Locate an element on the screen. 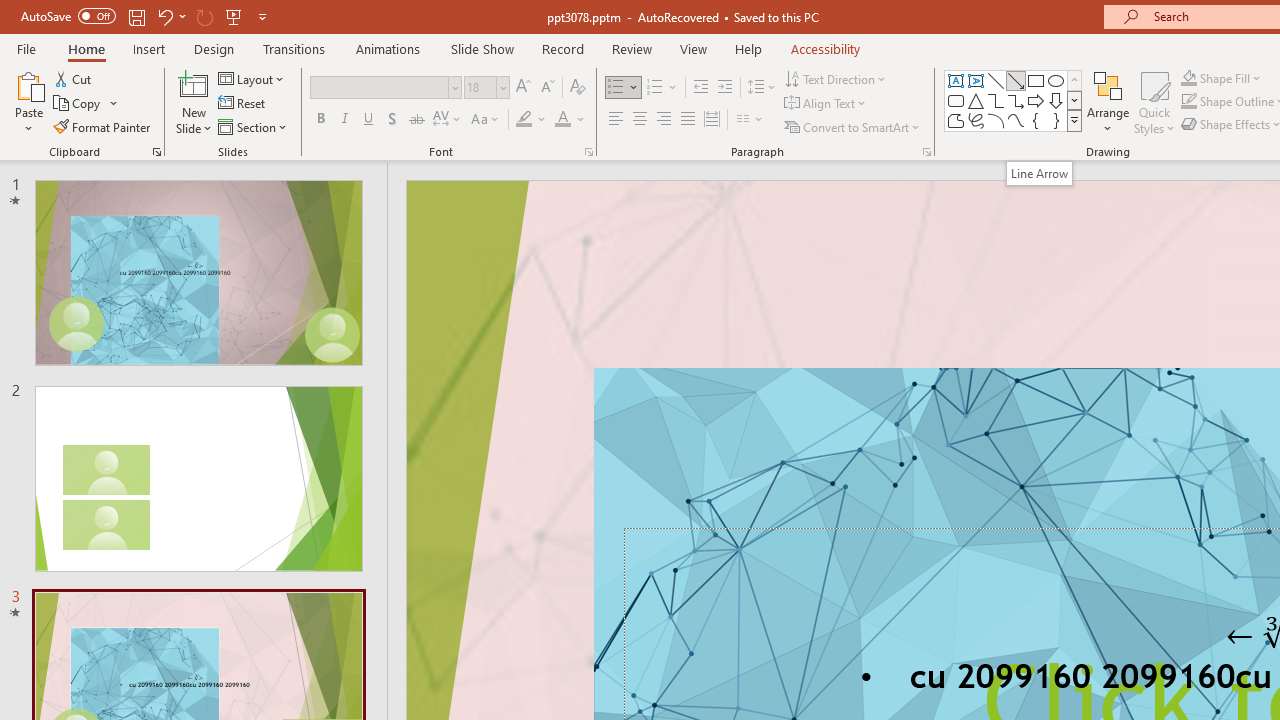 The height and width of the screenshot is (720, 1280). 'Line Spacing' is located at coordinates (761, 86).